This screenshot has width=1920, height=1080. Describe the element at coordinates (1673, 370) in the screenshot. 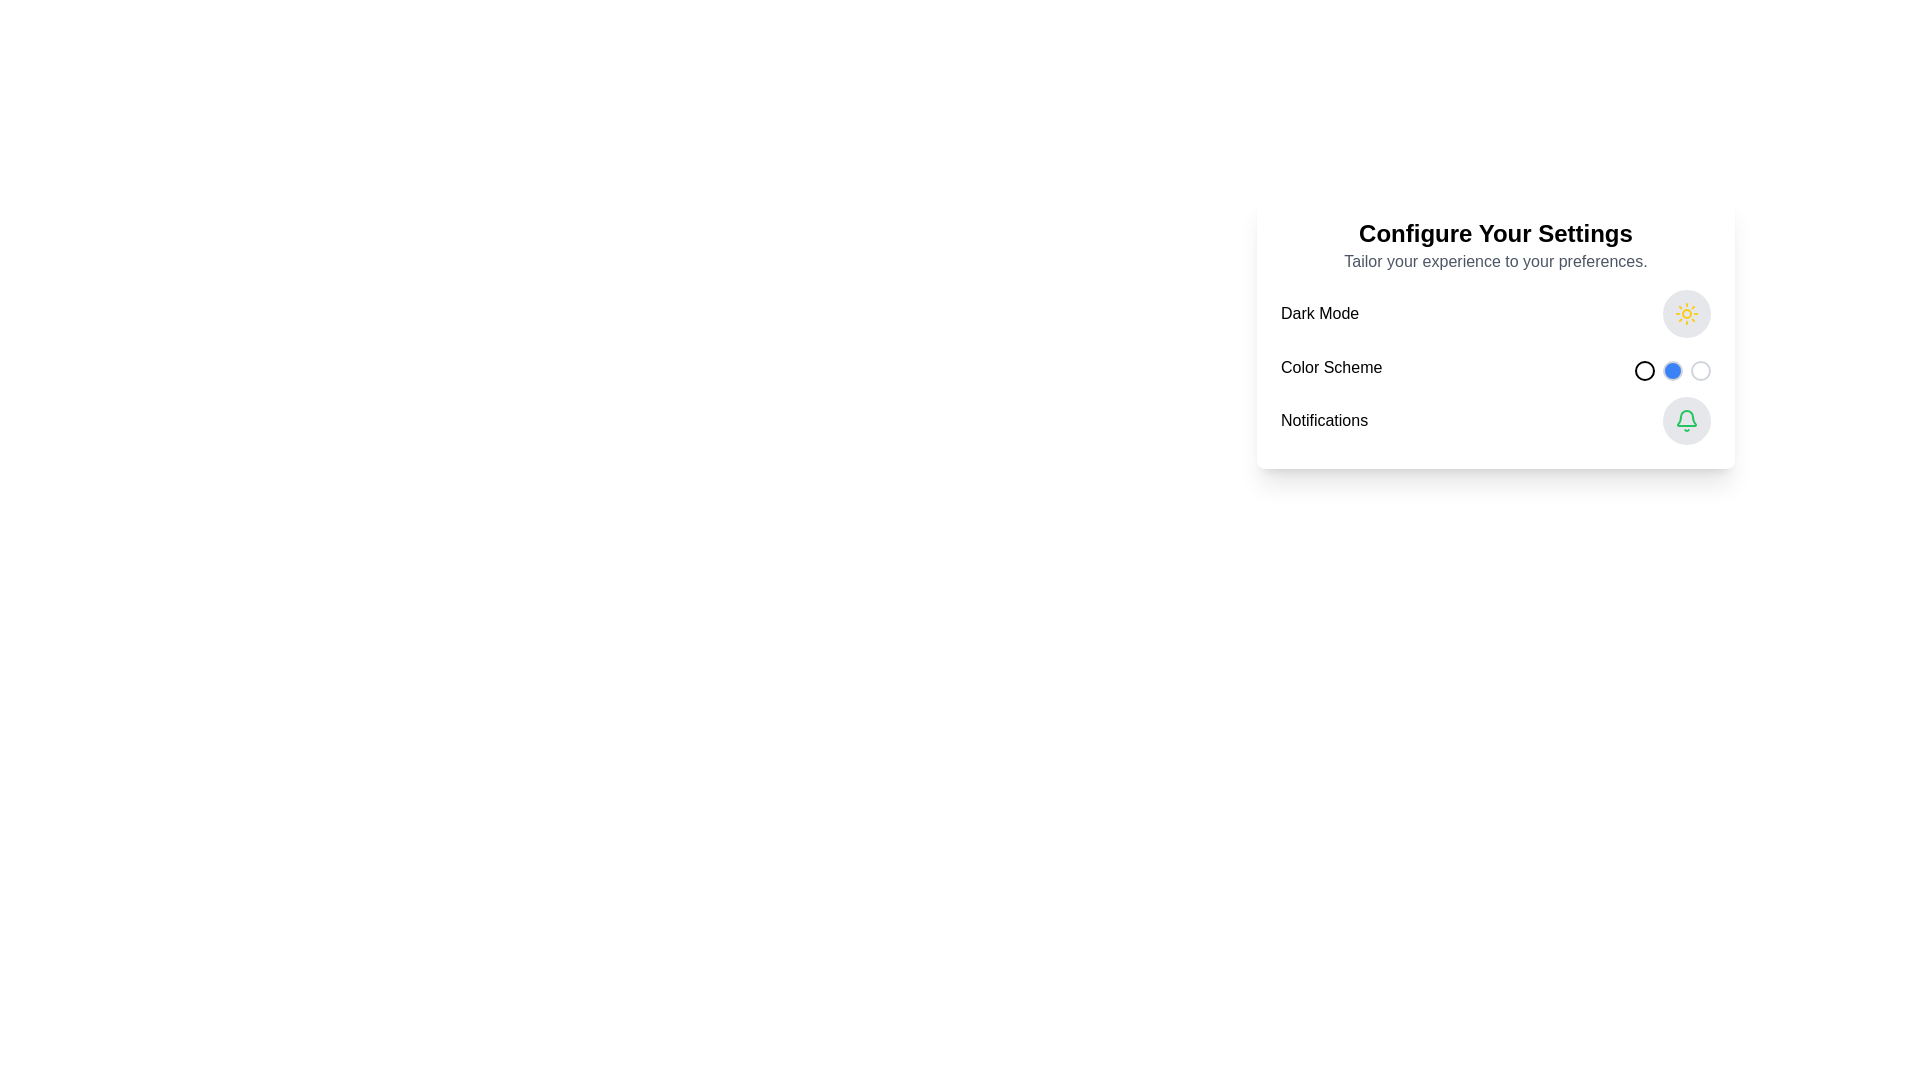

I see `the second button with a blue fill color under the 'Color Scheme' label in the settings card` at that location.